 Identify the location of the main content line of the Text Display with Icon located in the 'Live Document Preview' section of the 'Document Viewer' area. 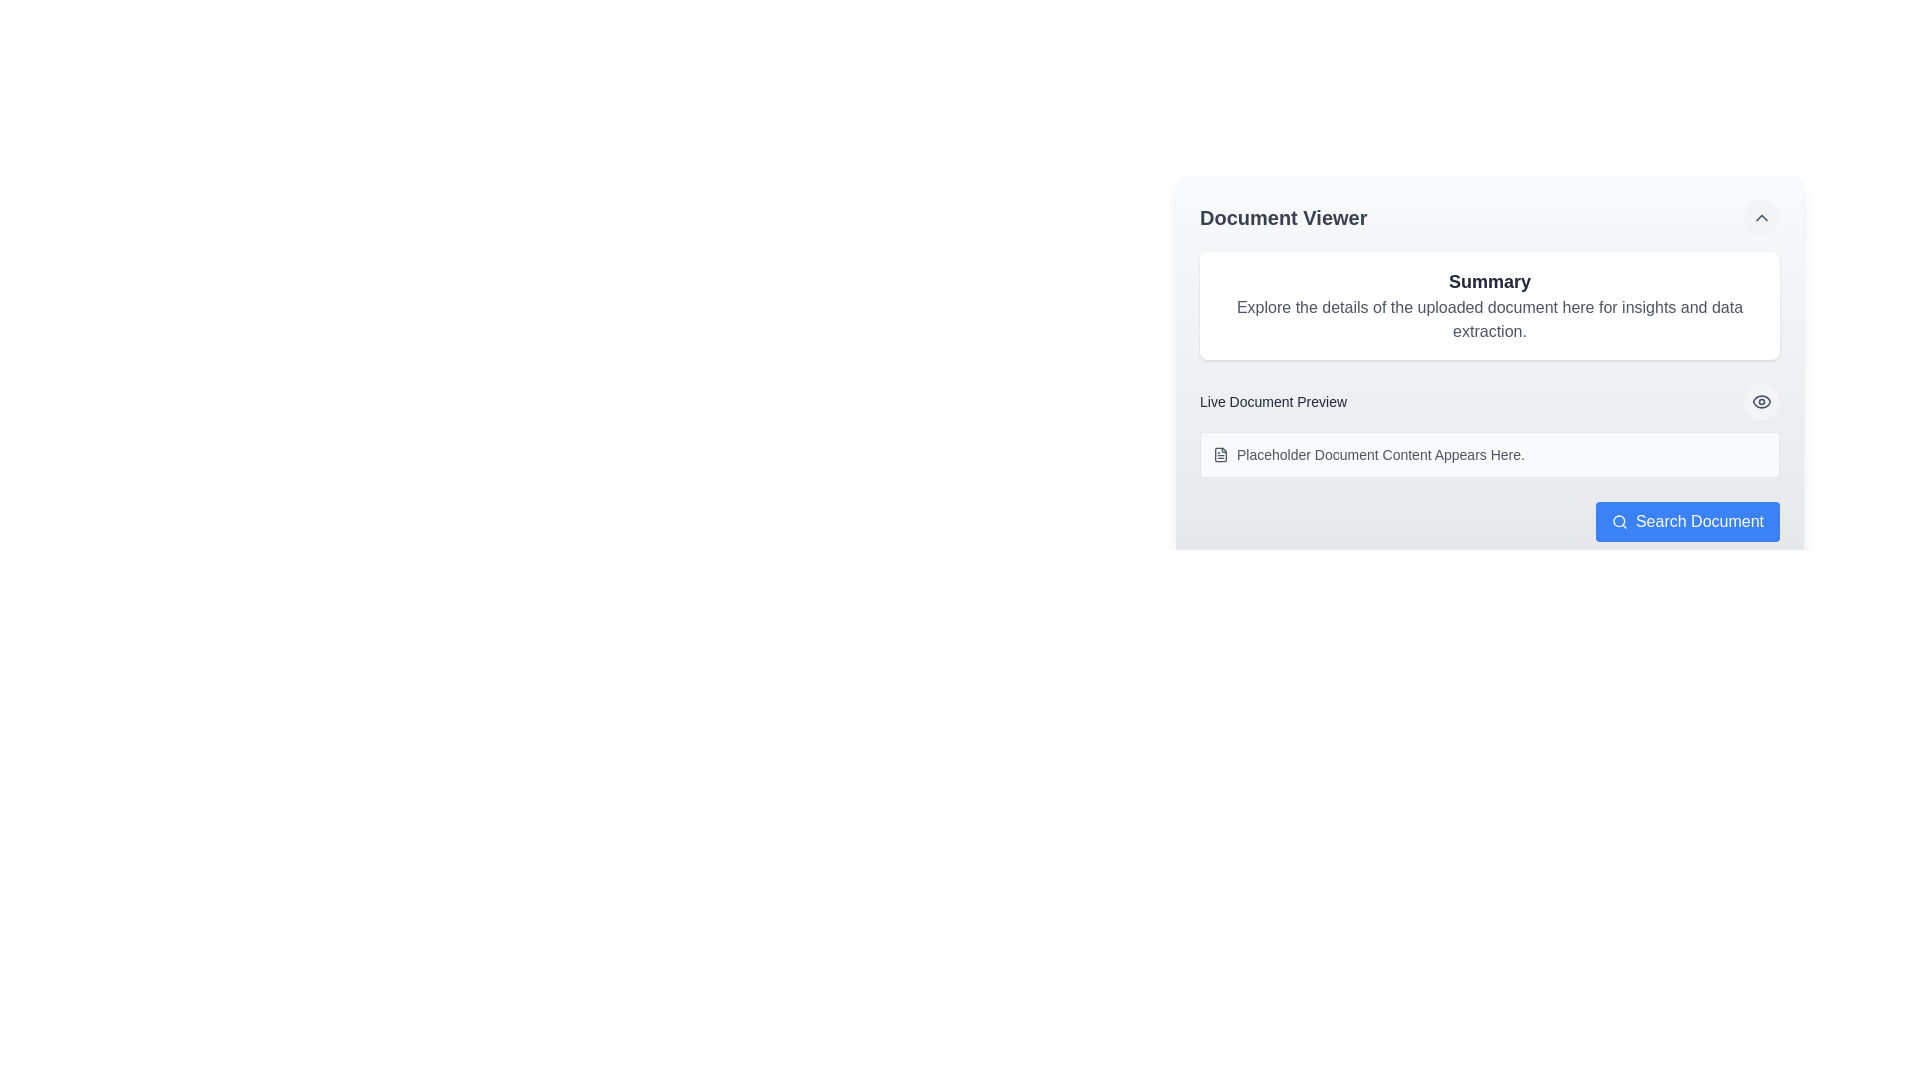
(1489, 455).